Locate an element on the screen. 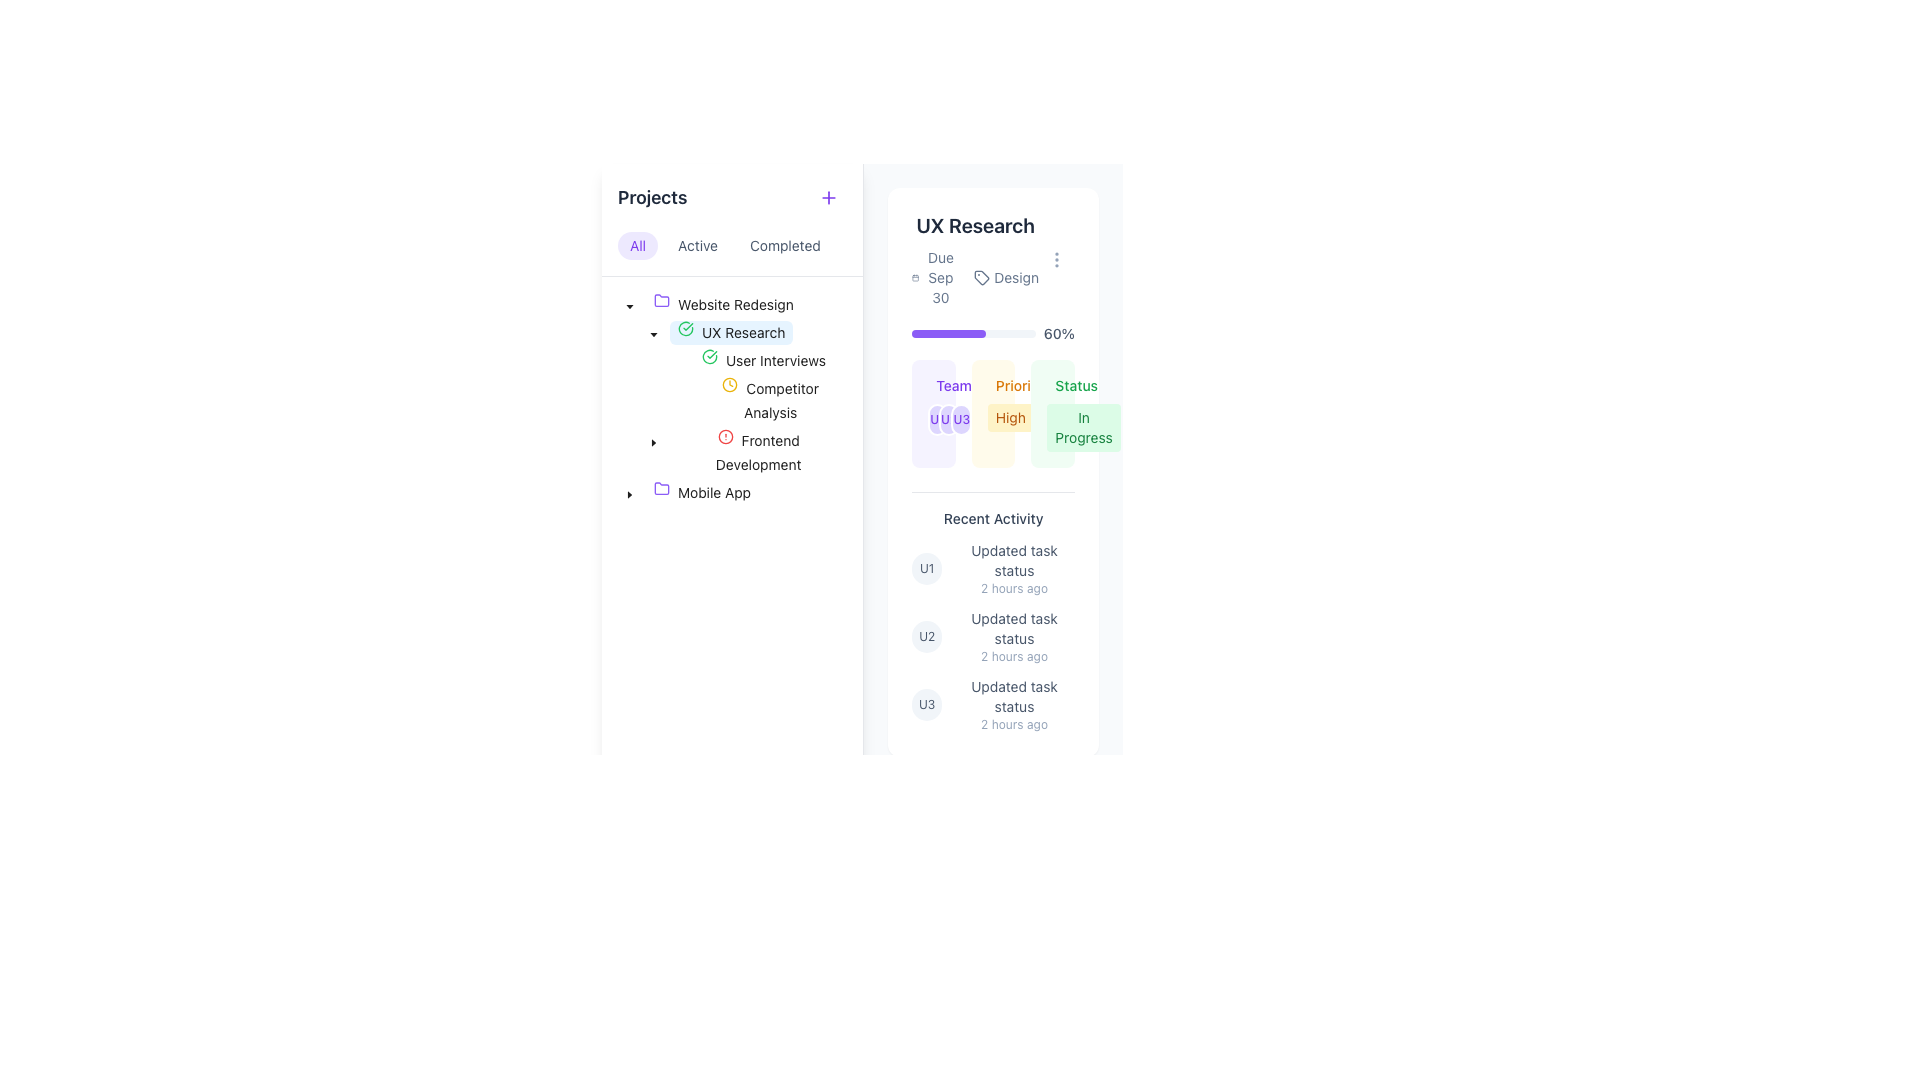 The image size is (1920, 1080). the 'Competitor Analysis' tree item, which is positioned under 'User Interviews' and above 'Frontend Development' is located at coordinates (731, 401).